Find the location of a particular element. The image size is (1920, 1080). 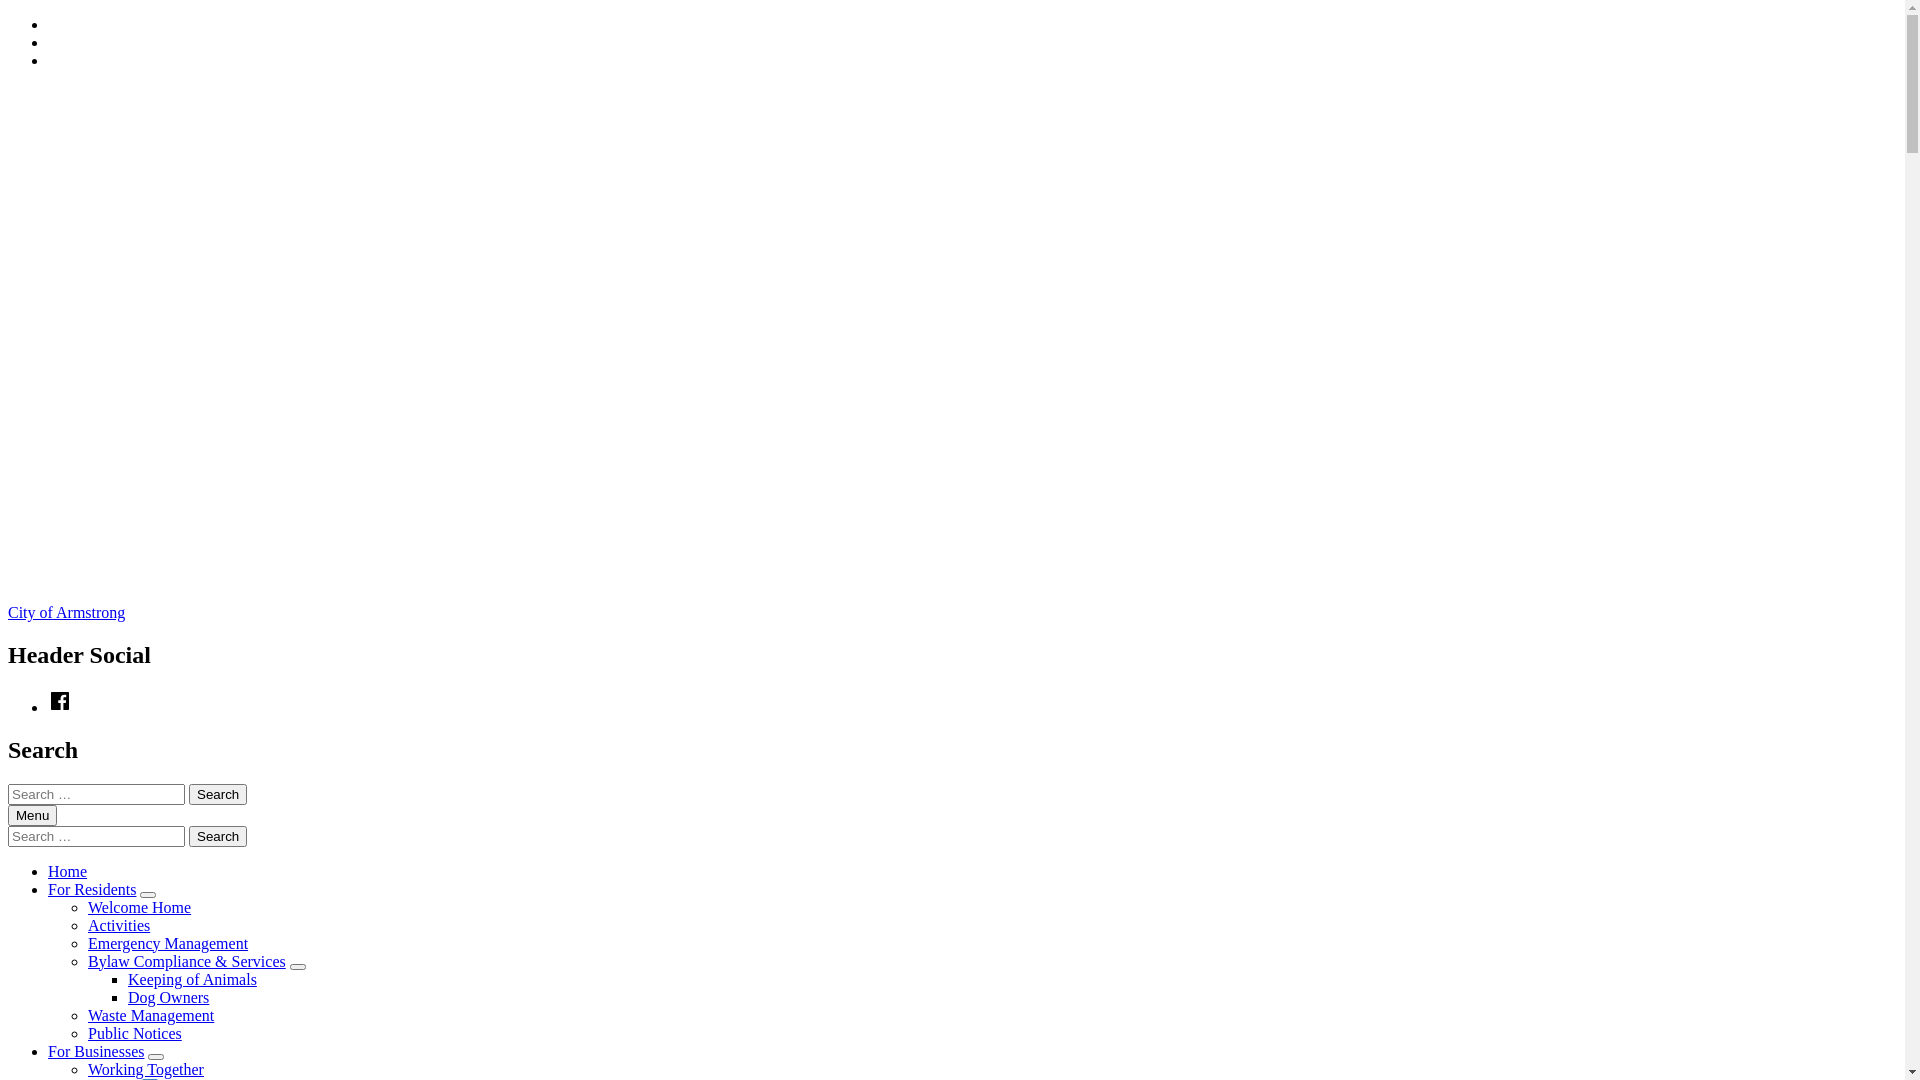

'Keeping of Animals' is located at coordinates (127, 978).